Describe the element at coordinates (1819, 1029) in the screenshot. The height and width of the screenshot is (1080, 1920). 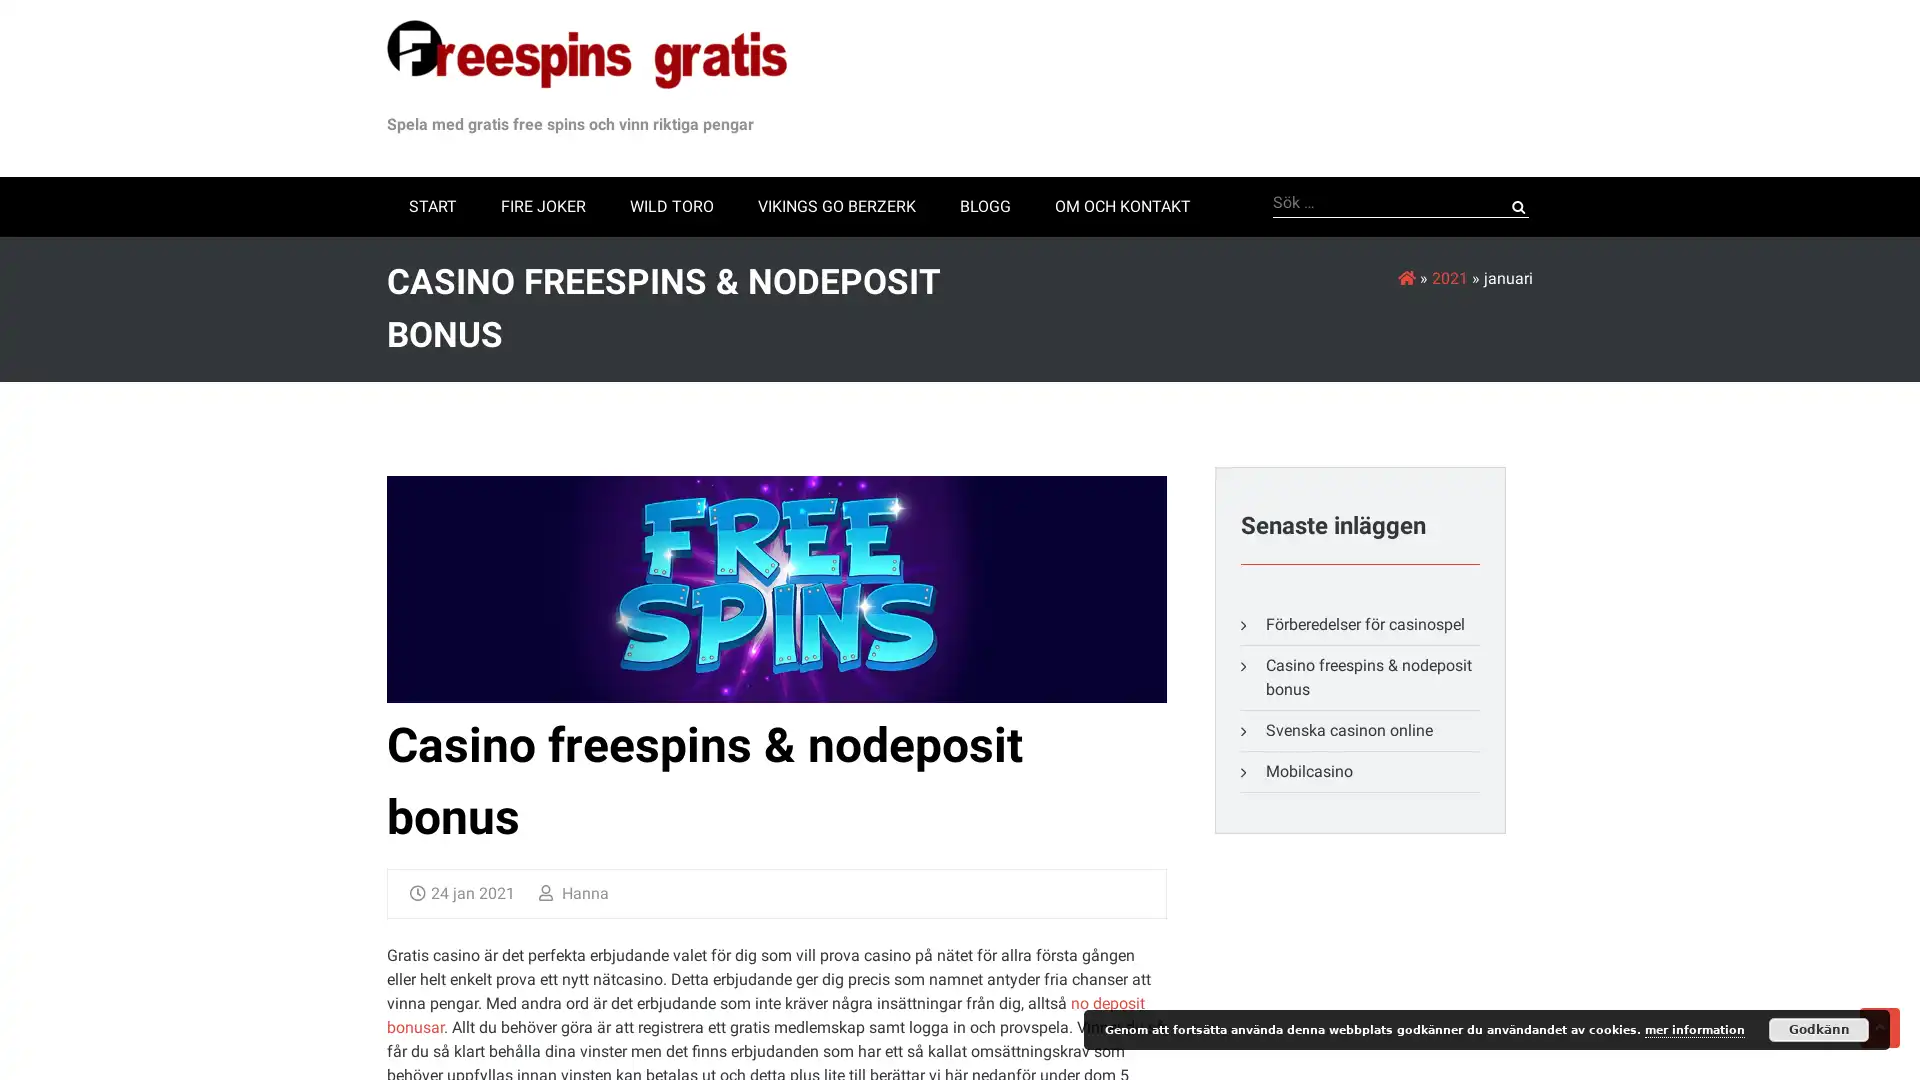
I see `Godkann` at that location.